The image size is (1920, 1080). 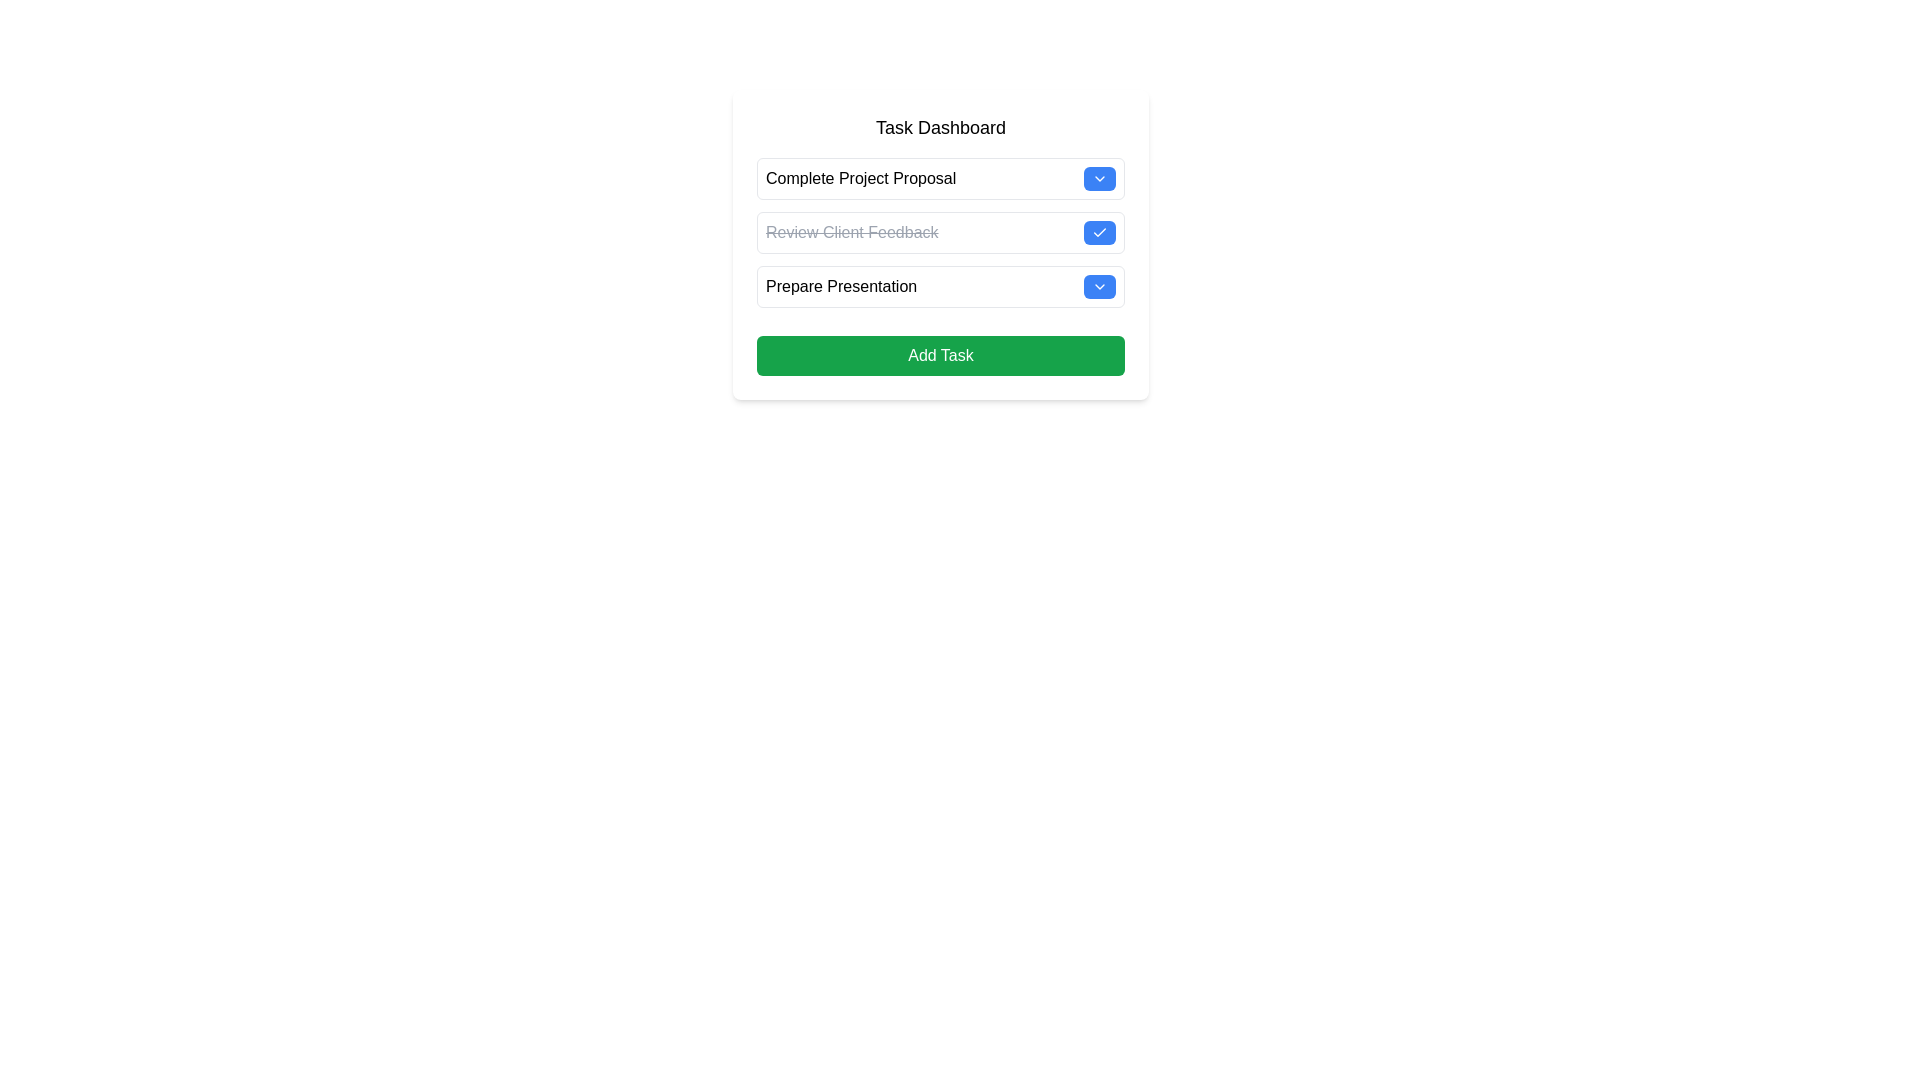 I want to click on the chevron-down icon located within the blue button at the rightmost end of the row for the 'Prepare Presentation' task, so click(x=1098, y=286).